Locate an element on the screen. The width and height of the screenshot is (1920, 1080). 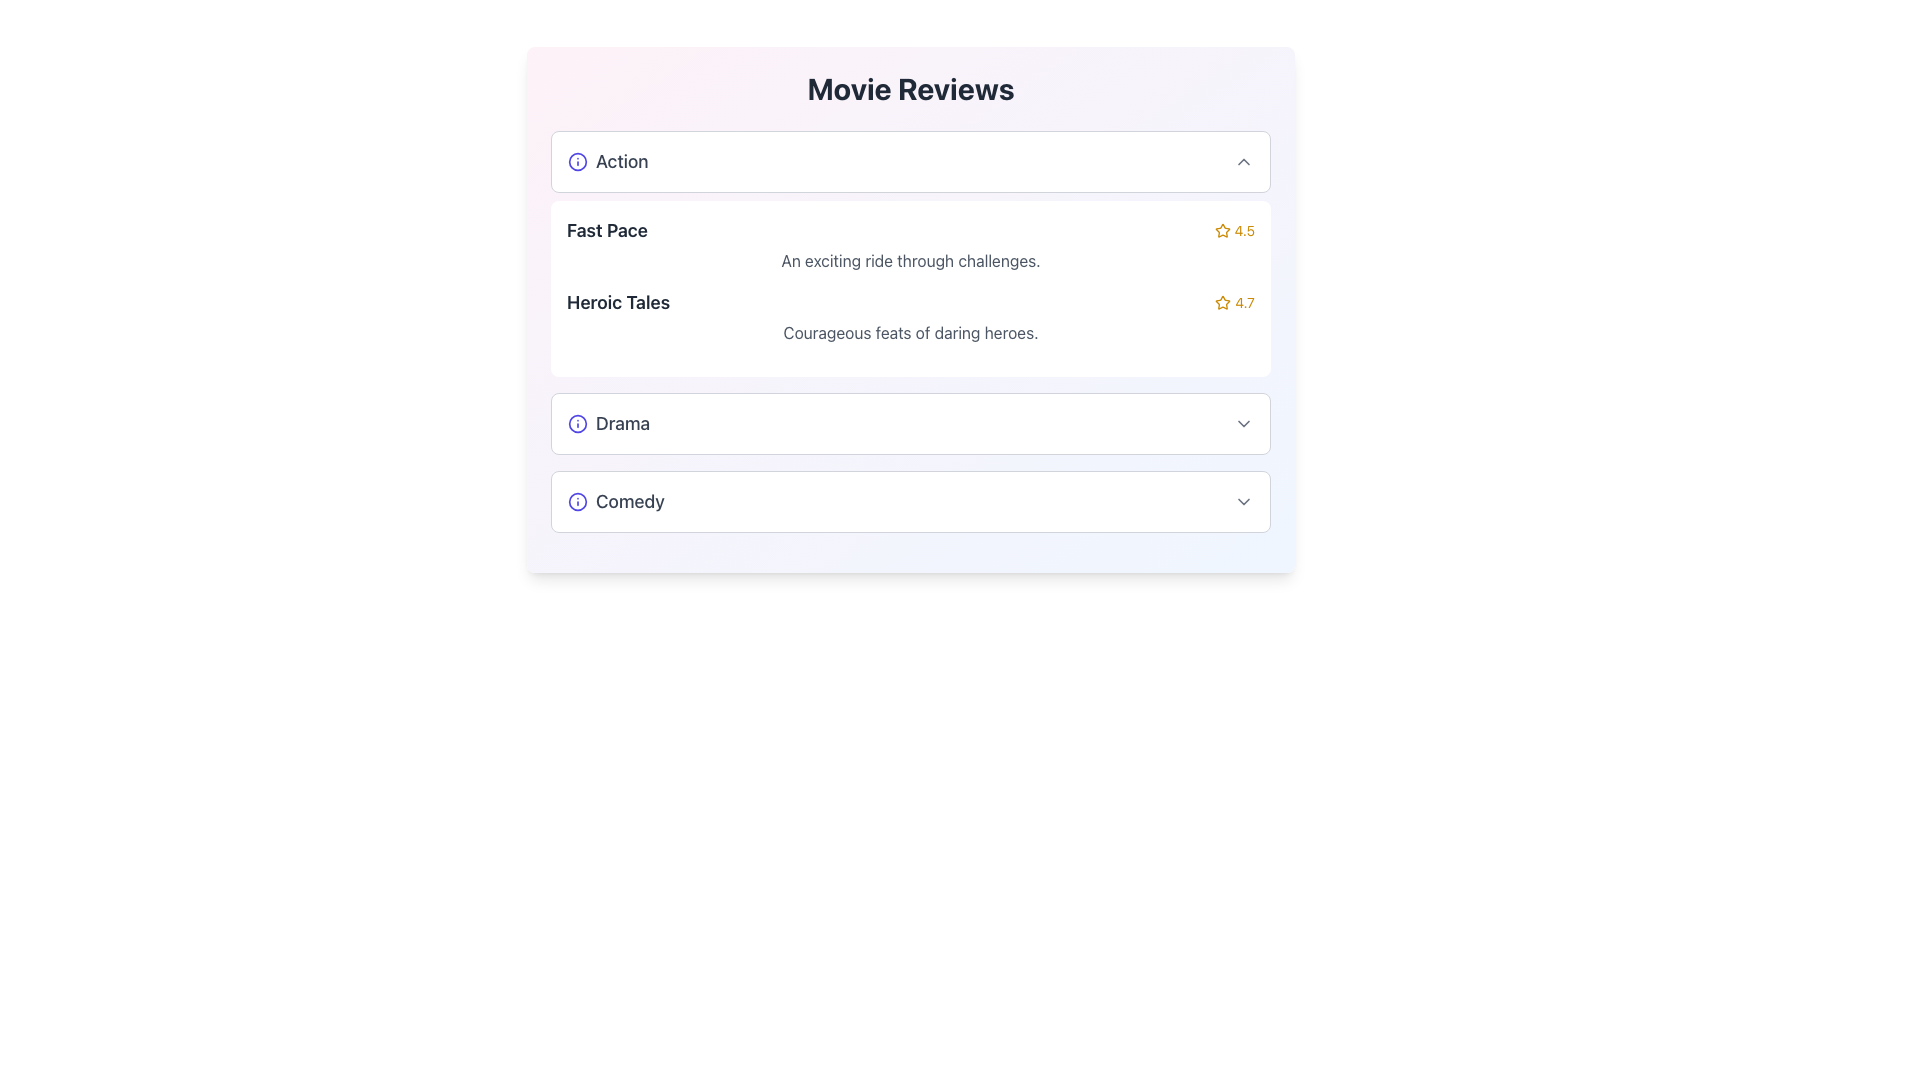
the 'Heroic Tales' list item, which includes a bold title, description, and a rating of '4.7', located in the second position of the 'Action' category is located at coordinates (910, 315).